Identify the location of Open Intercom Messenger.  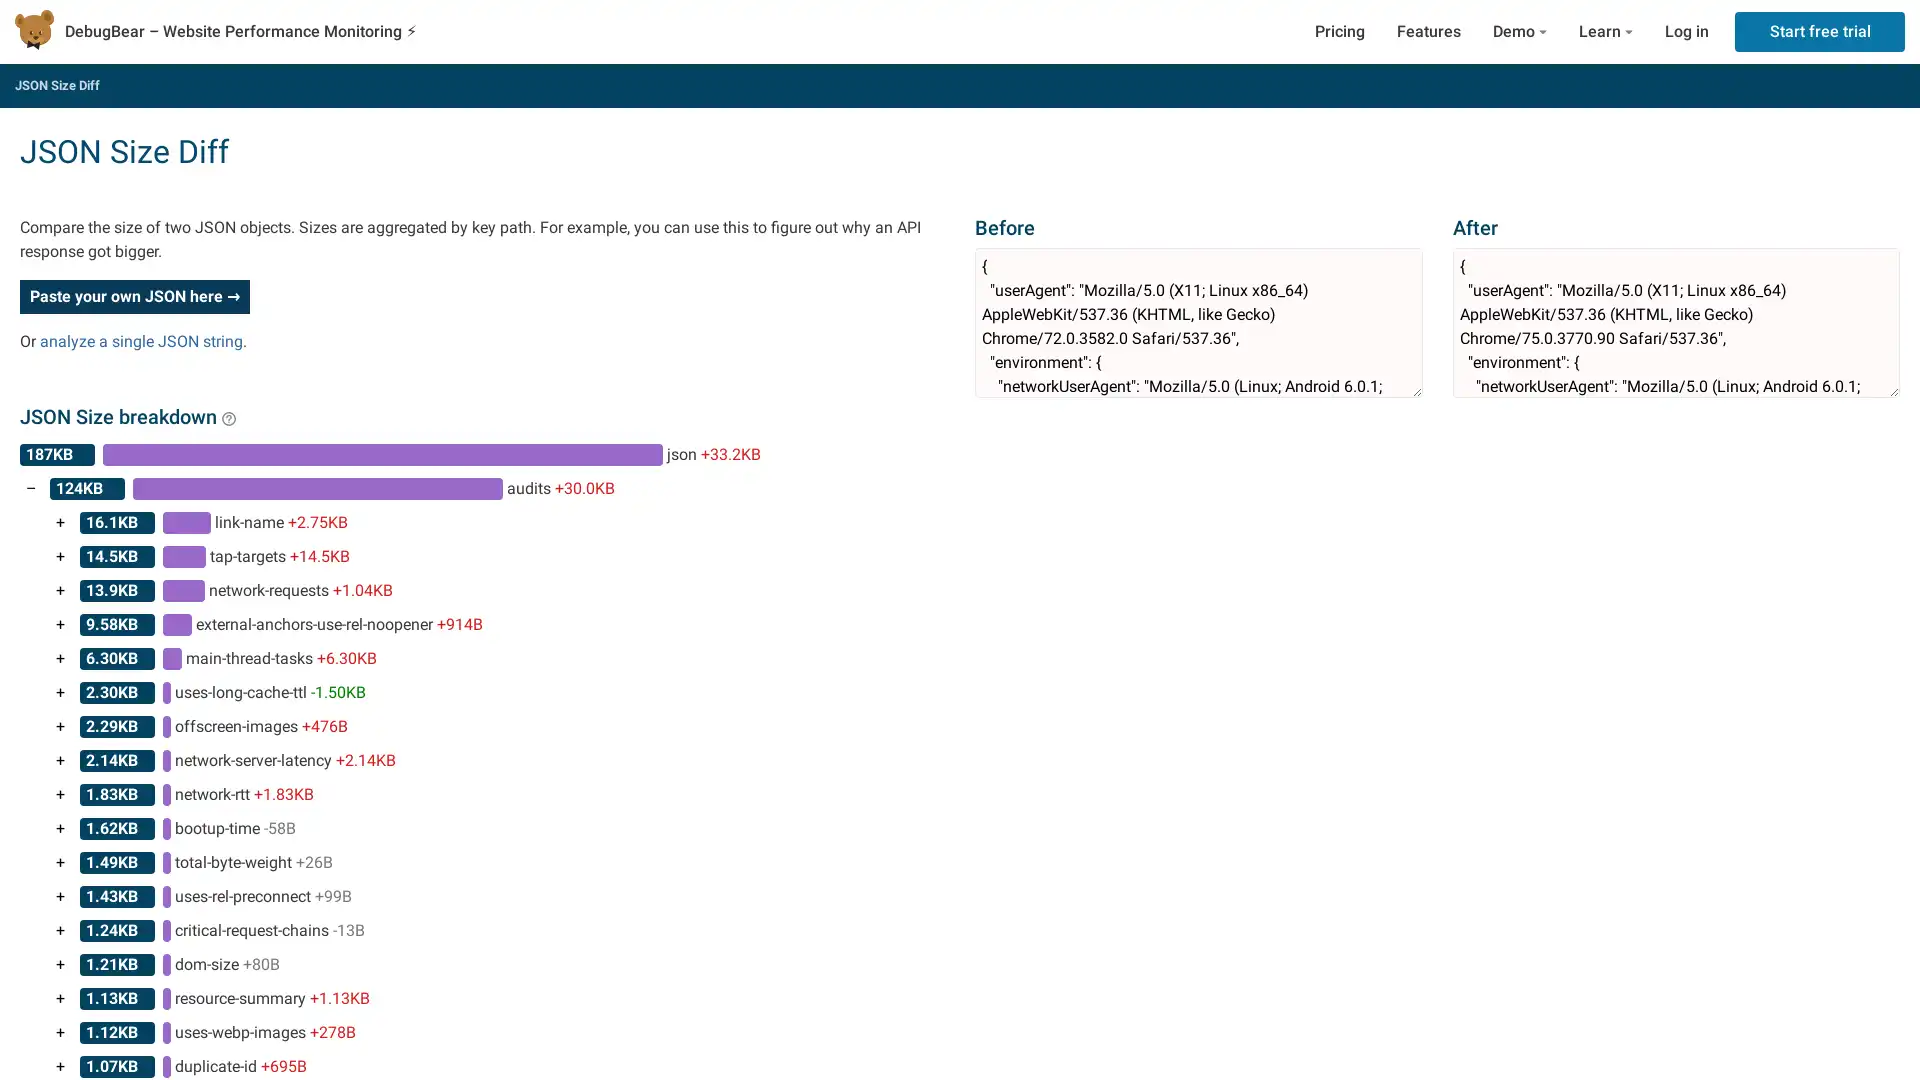
(1869, 1029).